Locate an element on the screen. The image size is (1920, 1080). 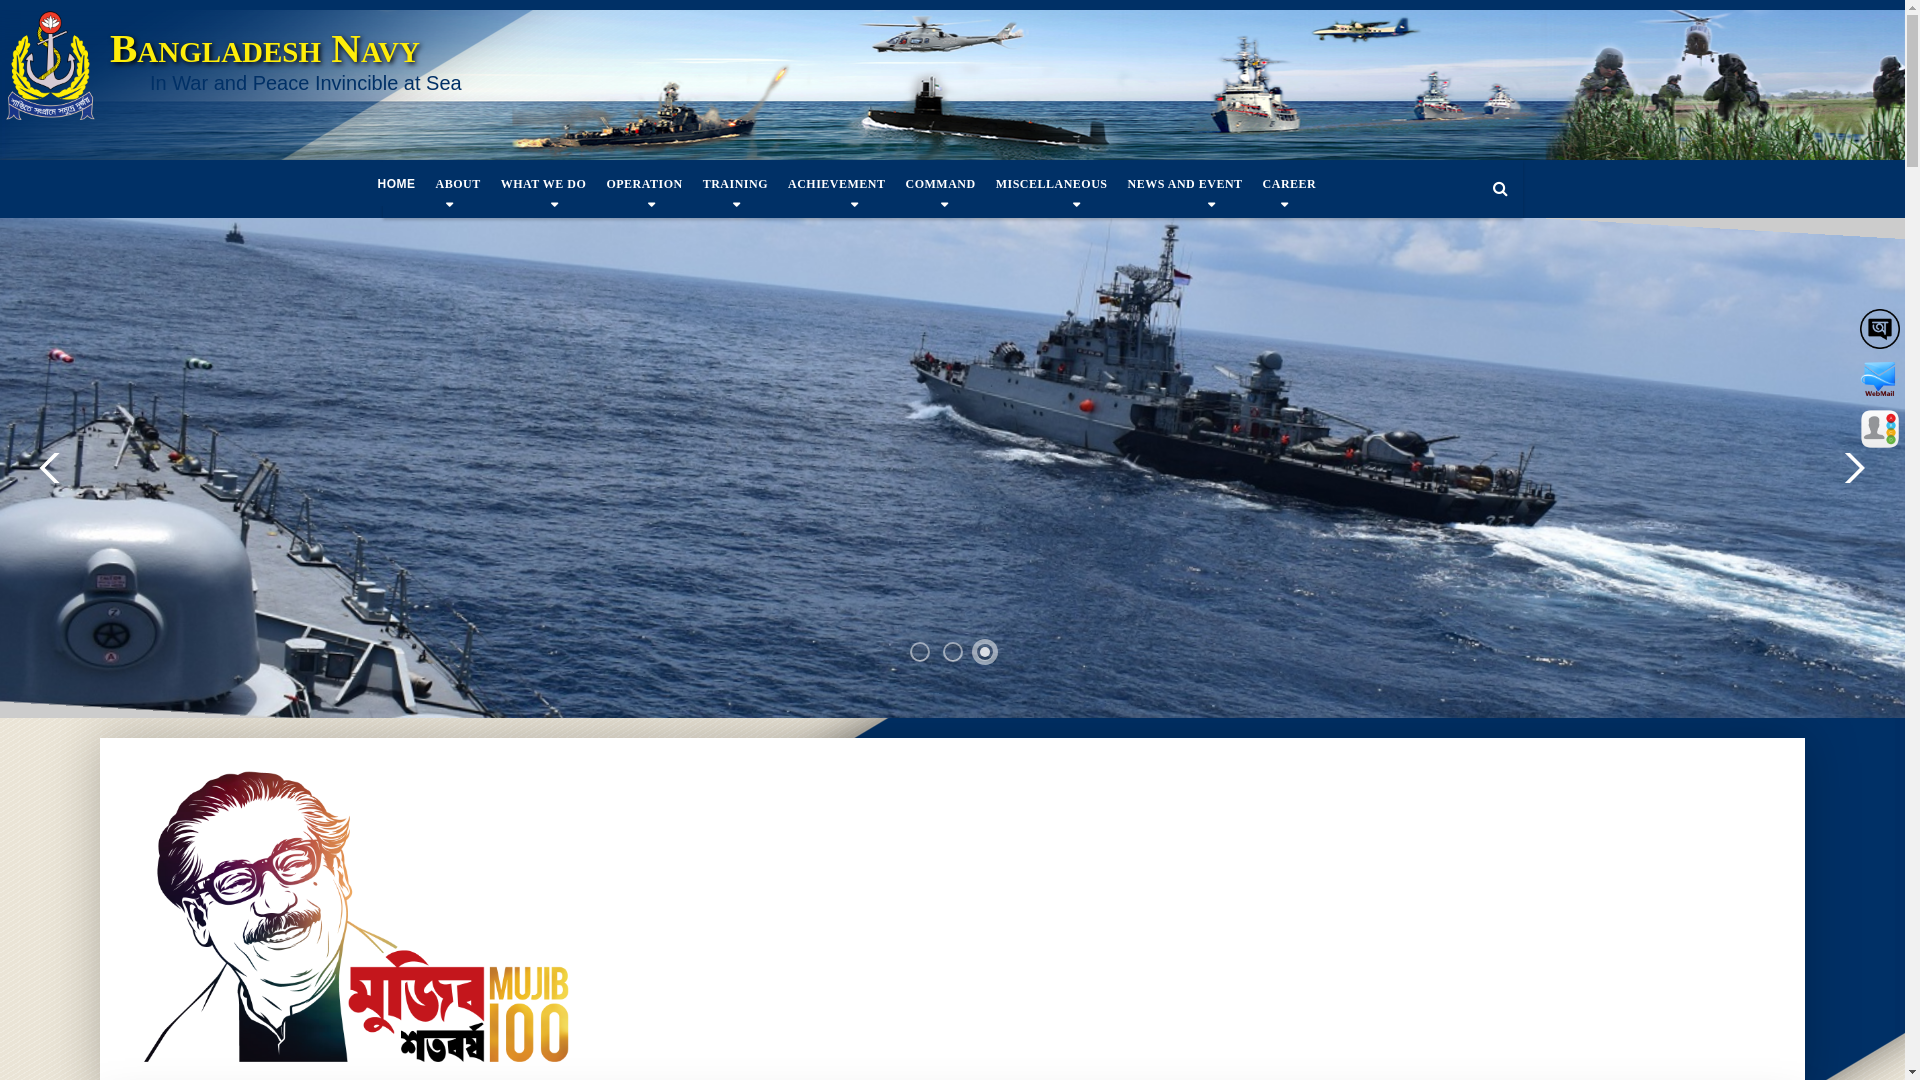
'ABOUT' is located at coordinates (425, 184).